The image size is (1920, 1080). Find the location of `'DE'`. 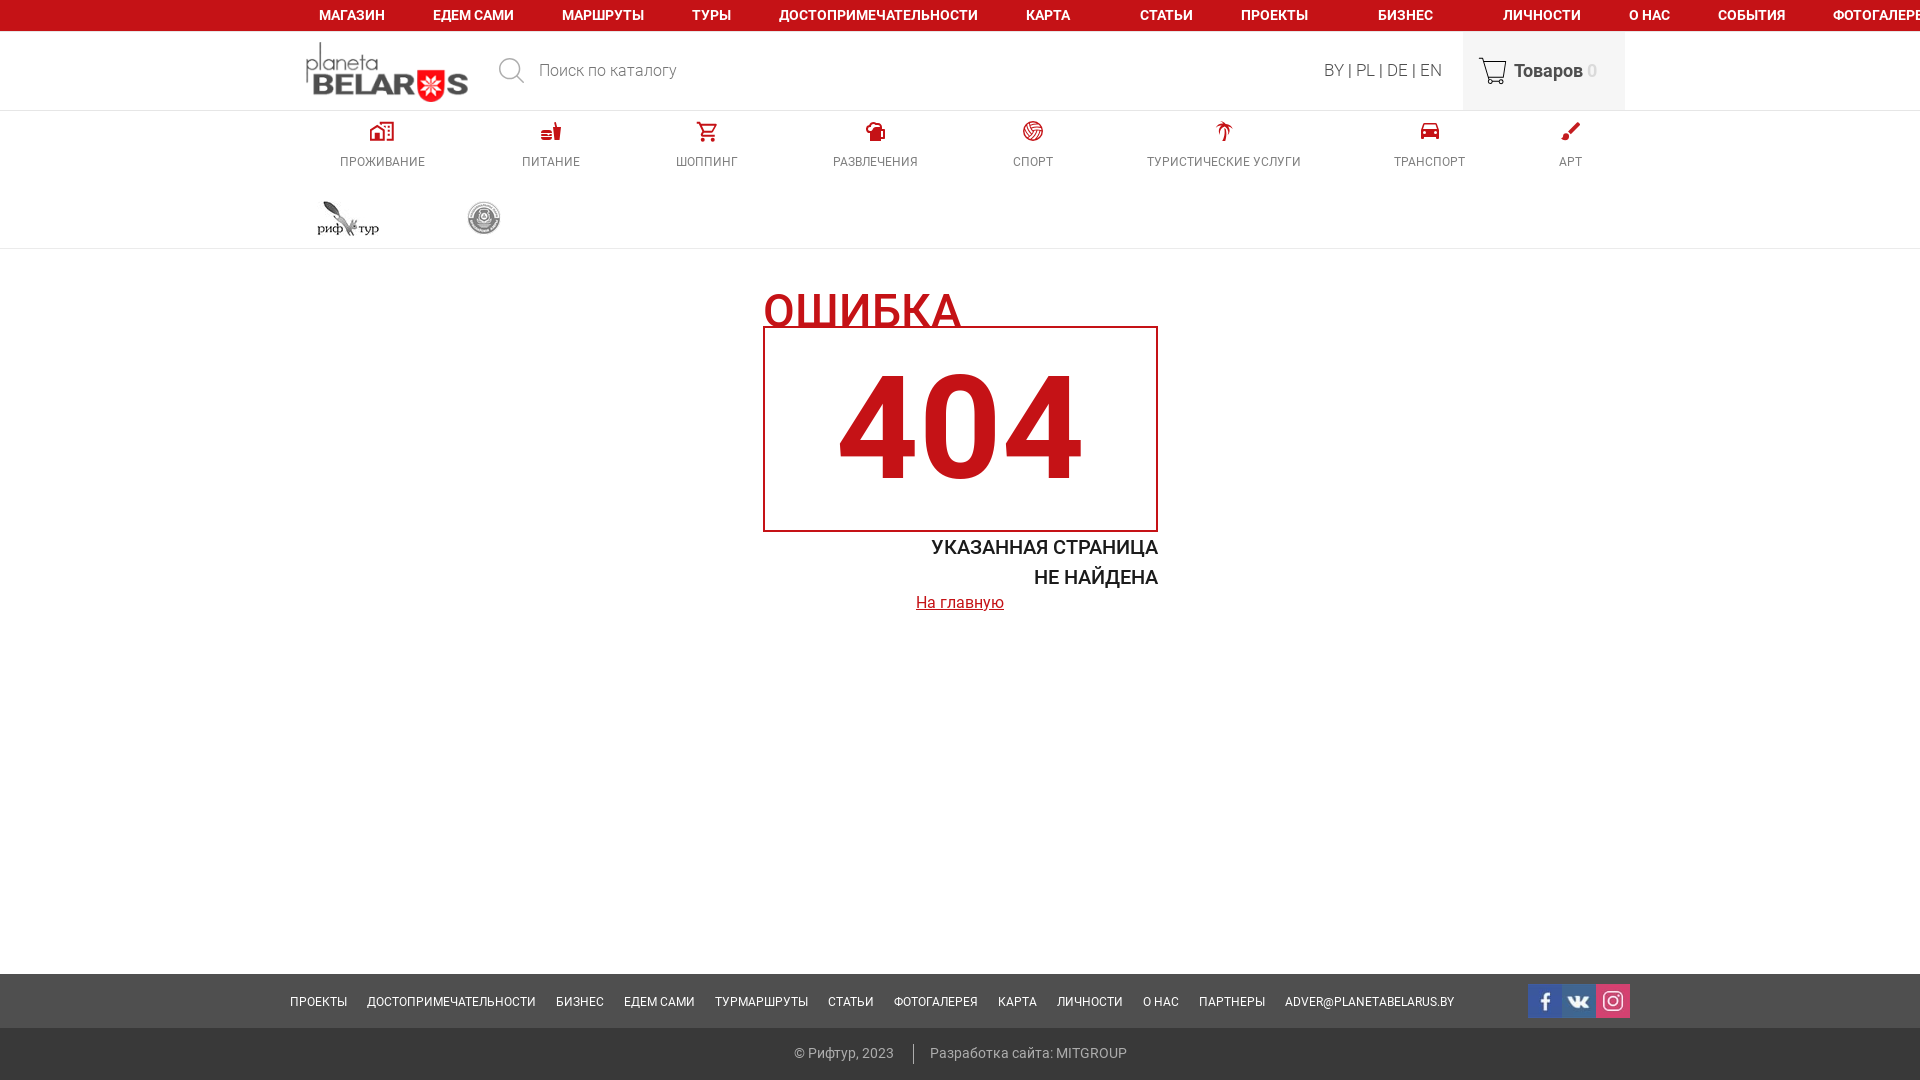

'DE' is located at coordinates (1386, 68).